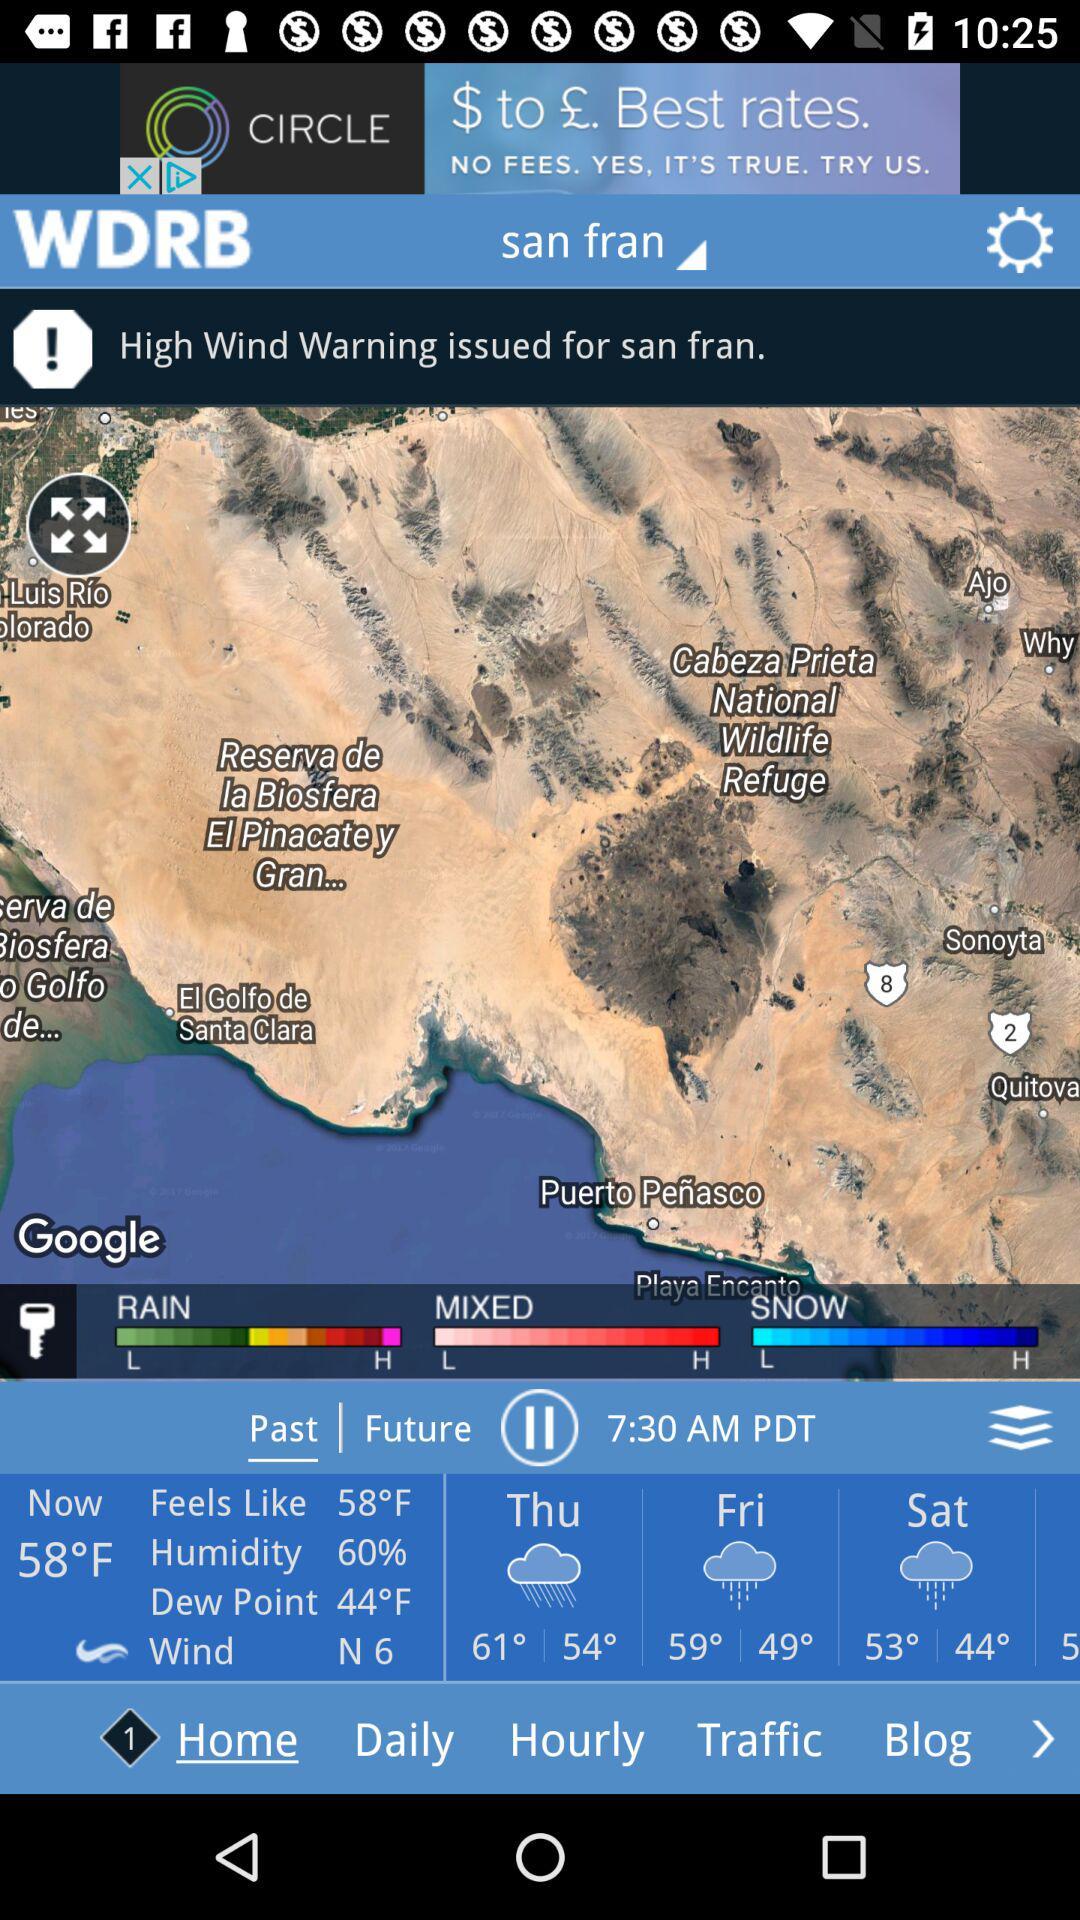 This screenshot has height=1920, width=1080. I want to click on the arrow_forward icon, so click(1042, 1737).